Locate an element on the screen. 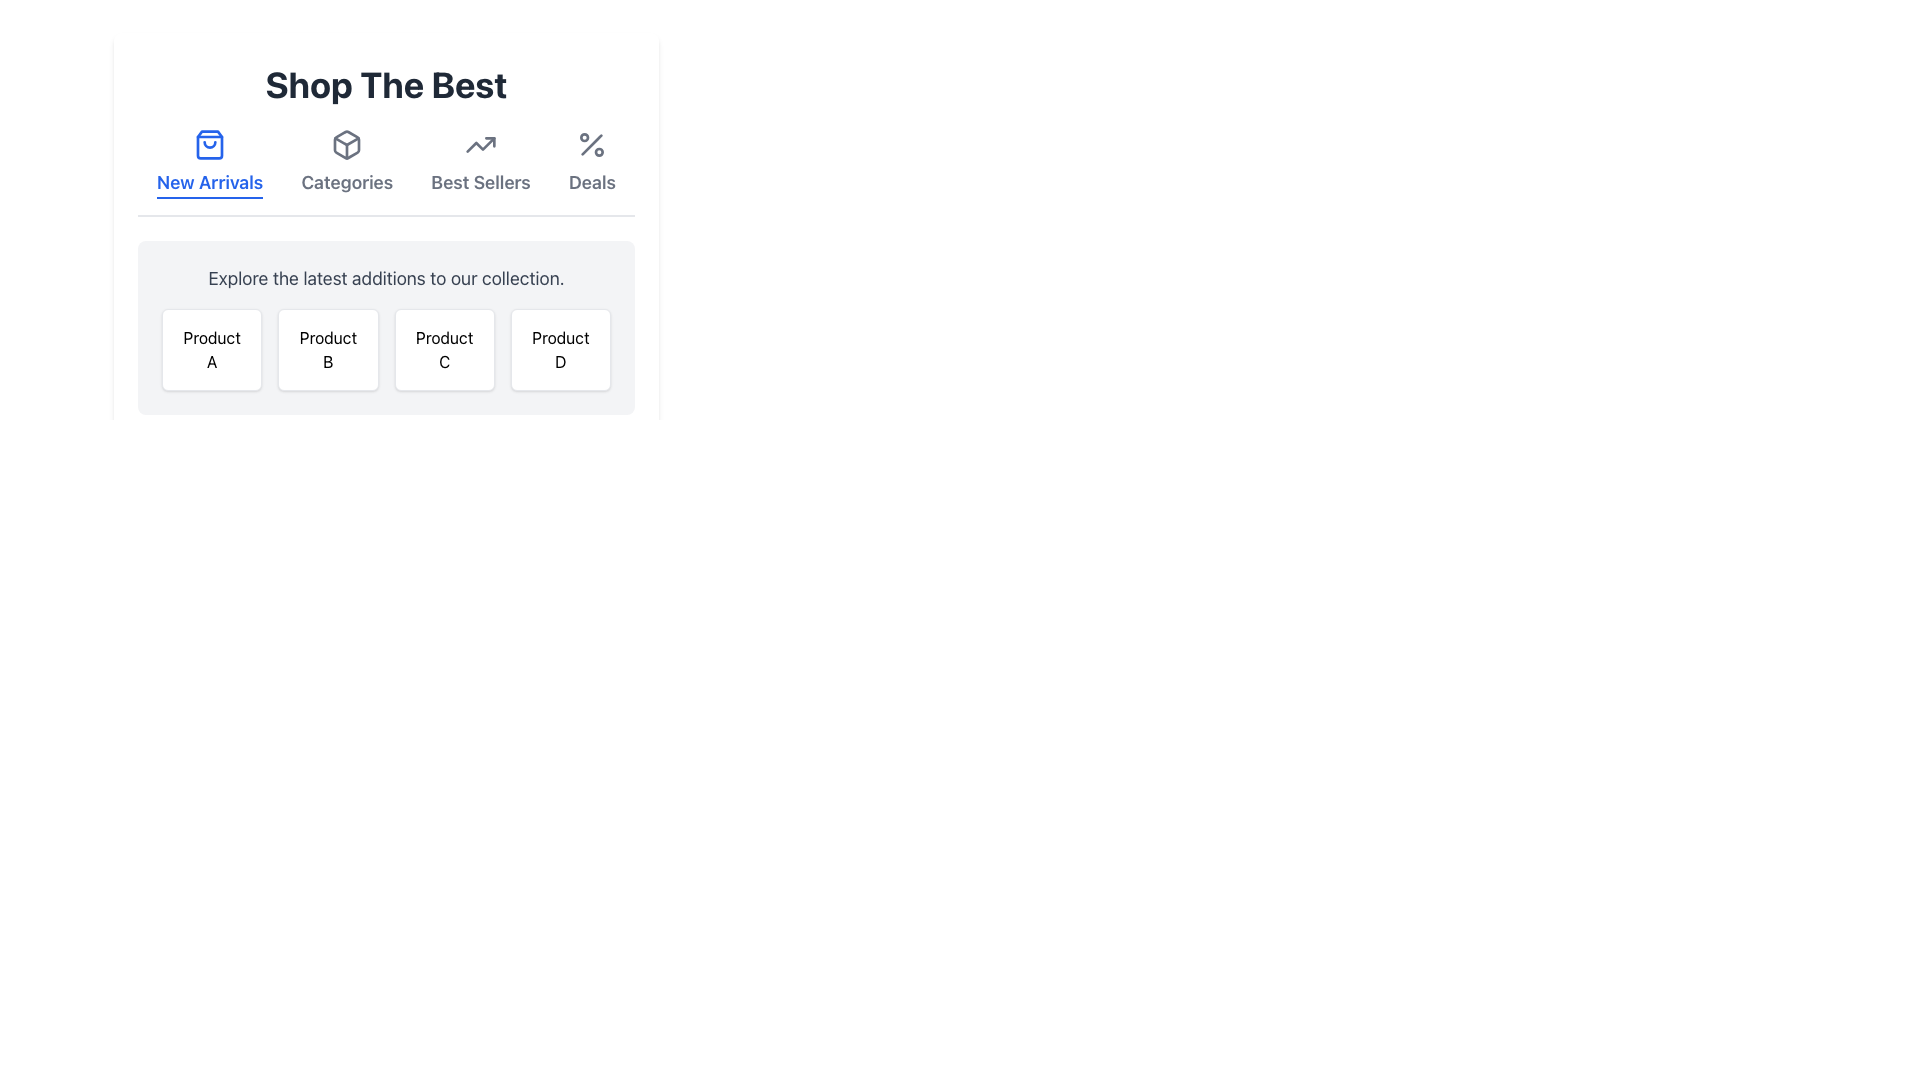 This screenshot has width=1920, height=1080. the 'Deals' button in the navigation bar located at the top of the interface, next to 'Best Sellers' is located at coordinates (591, 163).